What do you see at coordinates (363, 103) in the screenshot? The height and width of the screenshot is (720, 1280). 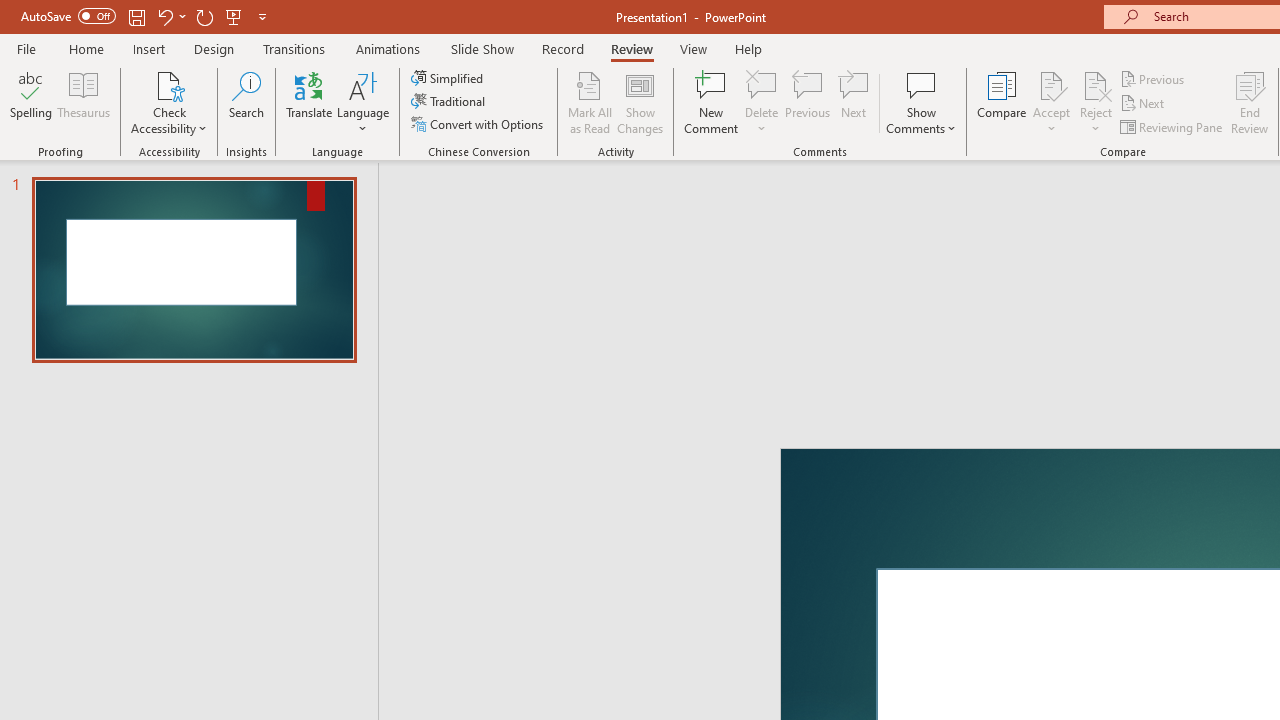 I see `'Language'` at bounding box center [363, 103].